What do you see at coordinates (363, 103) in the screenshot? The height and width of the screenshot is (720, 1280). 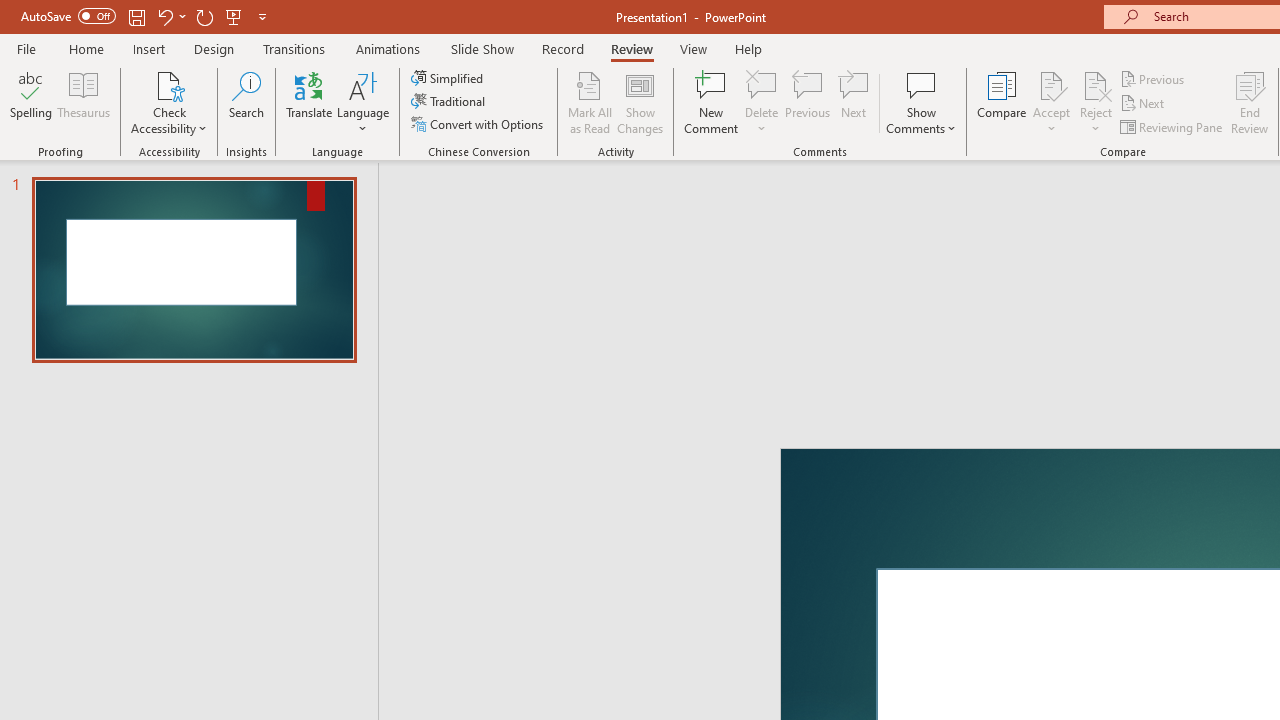 I see `'Language'` at bounding box center [363, 103].